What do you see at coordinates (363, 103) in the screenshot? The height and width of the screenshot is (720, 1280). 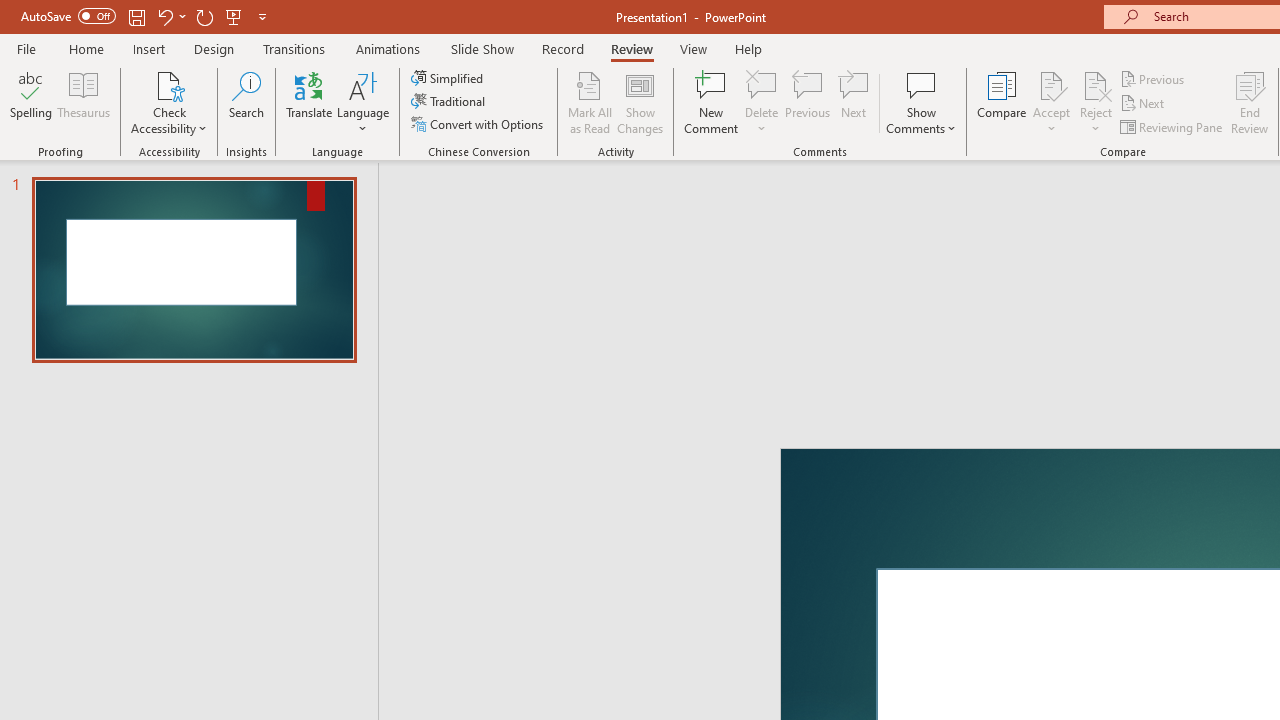 I see `'Language'` at bounding box center [363, 103].